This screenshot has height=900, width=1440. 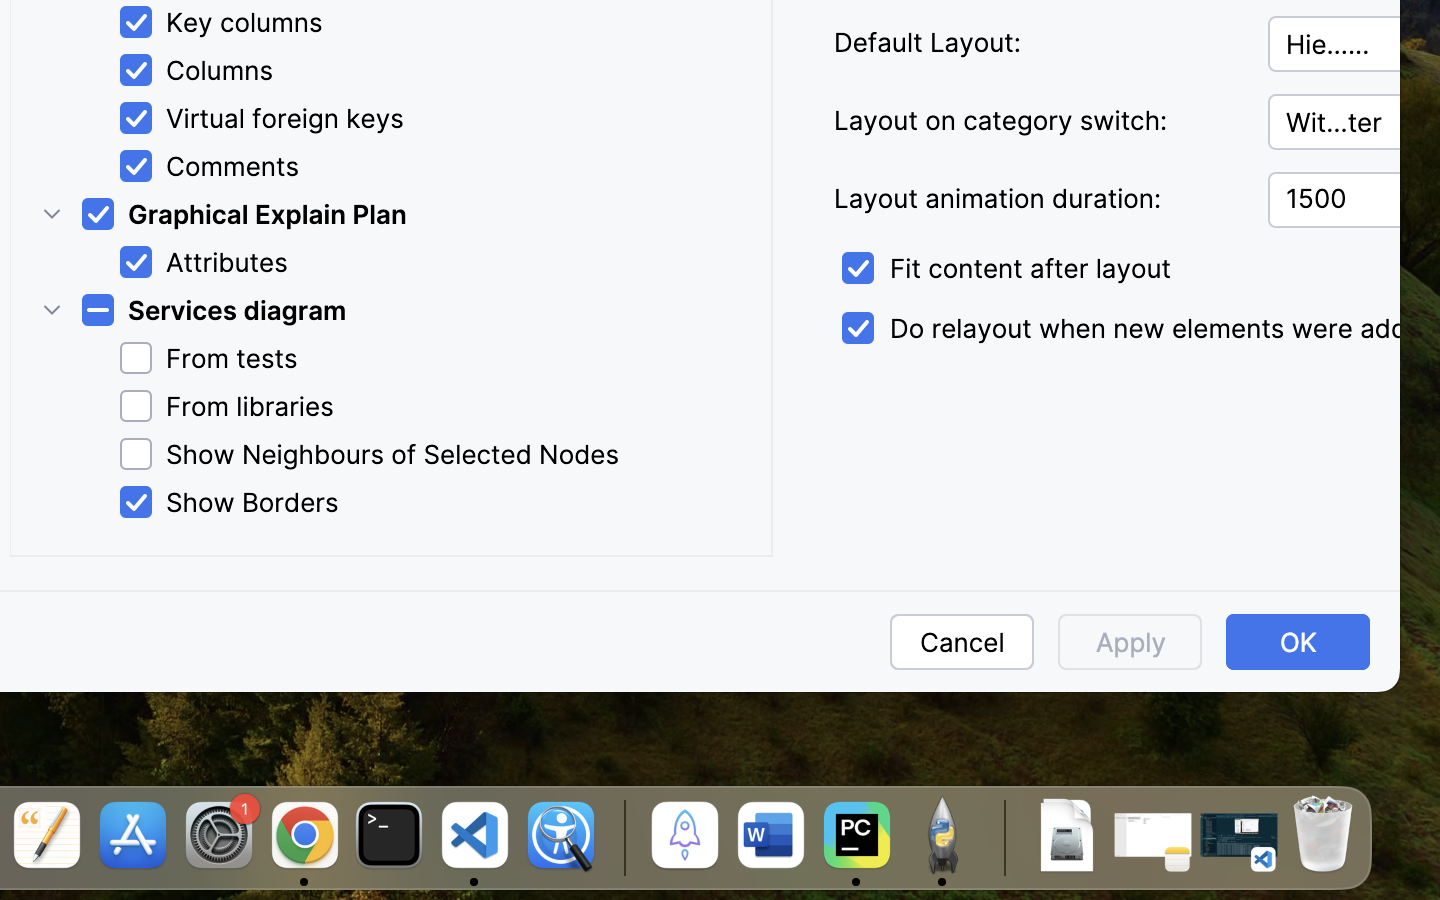 I want to click on 'Layout animation duration:', so click(x=1037, y=198).